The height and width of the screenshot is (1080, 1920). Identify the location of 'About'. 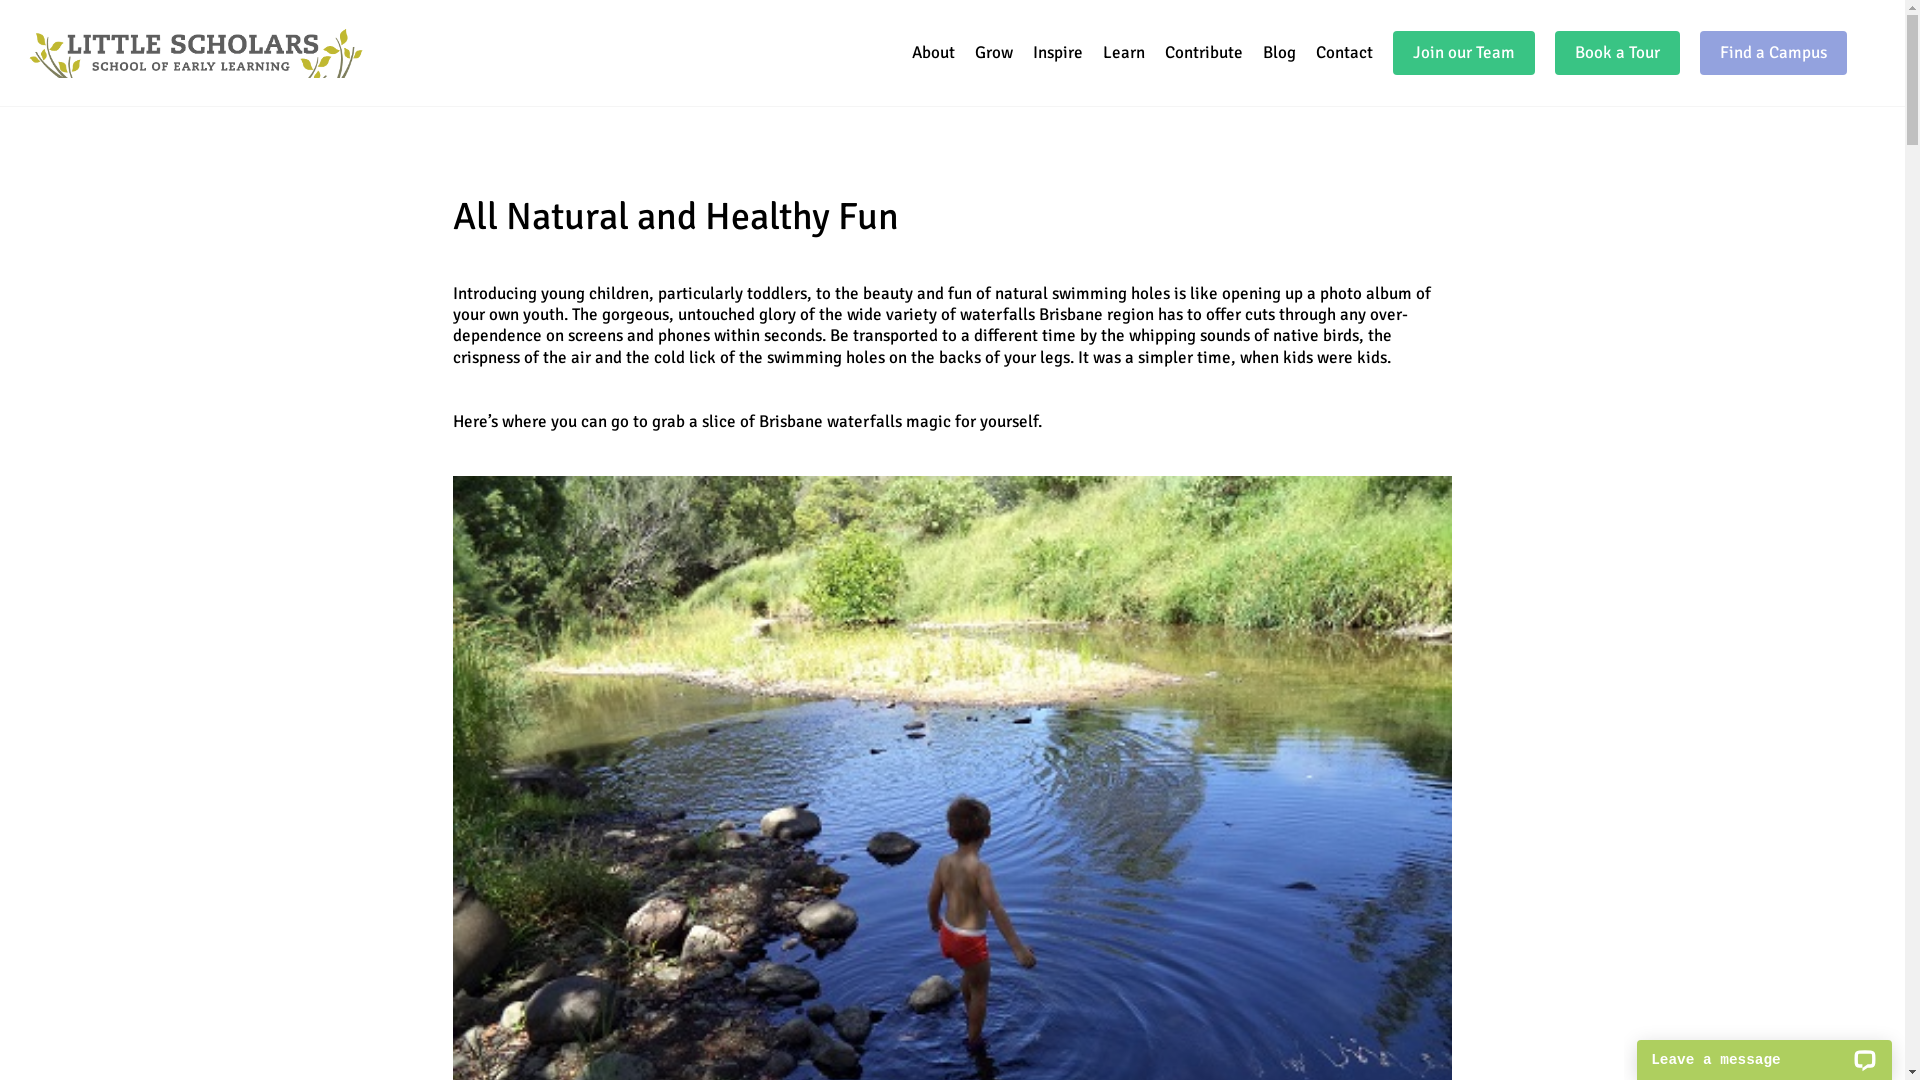
(932, 52).